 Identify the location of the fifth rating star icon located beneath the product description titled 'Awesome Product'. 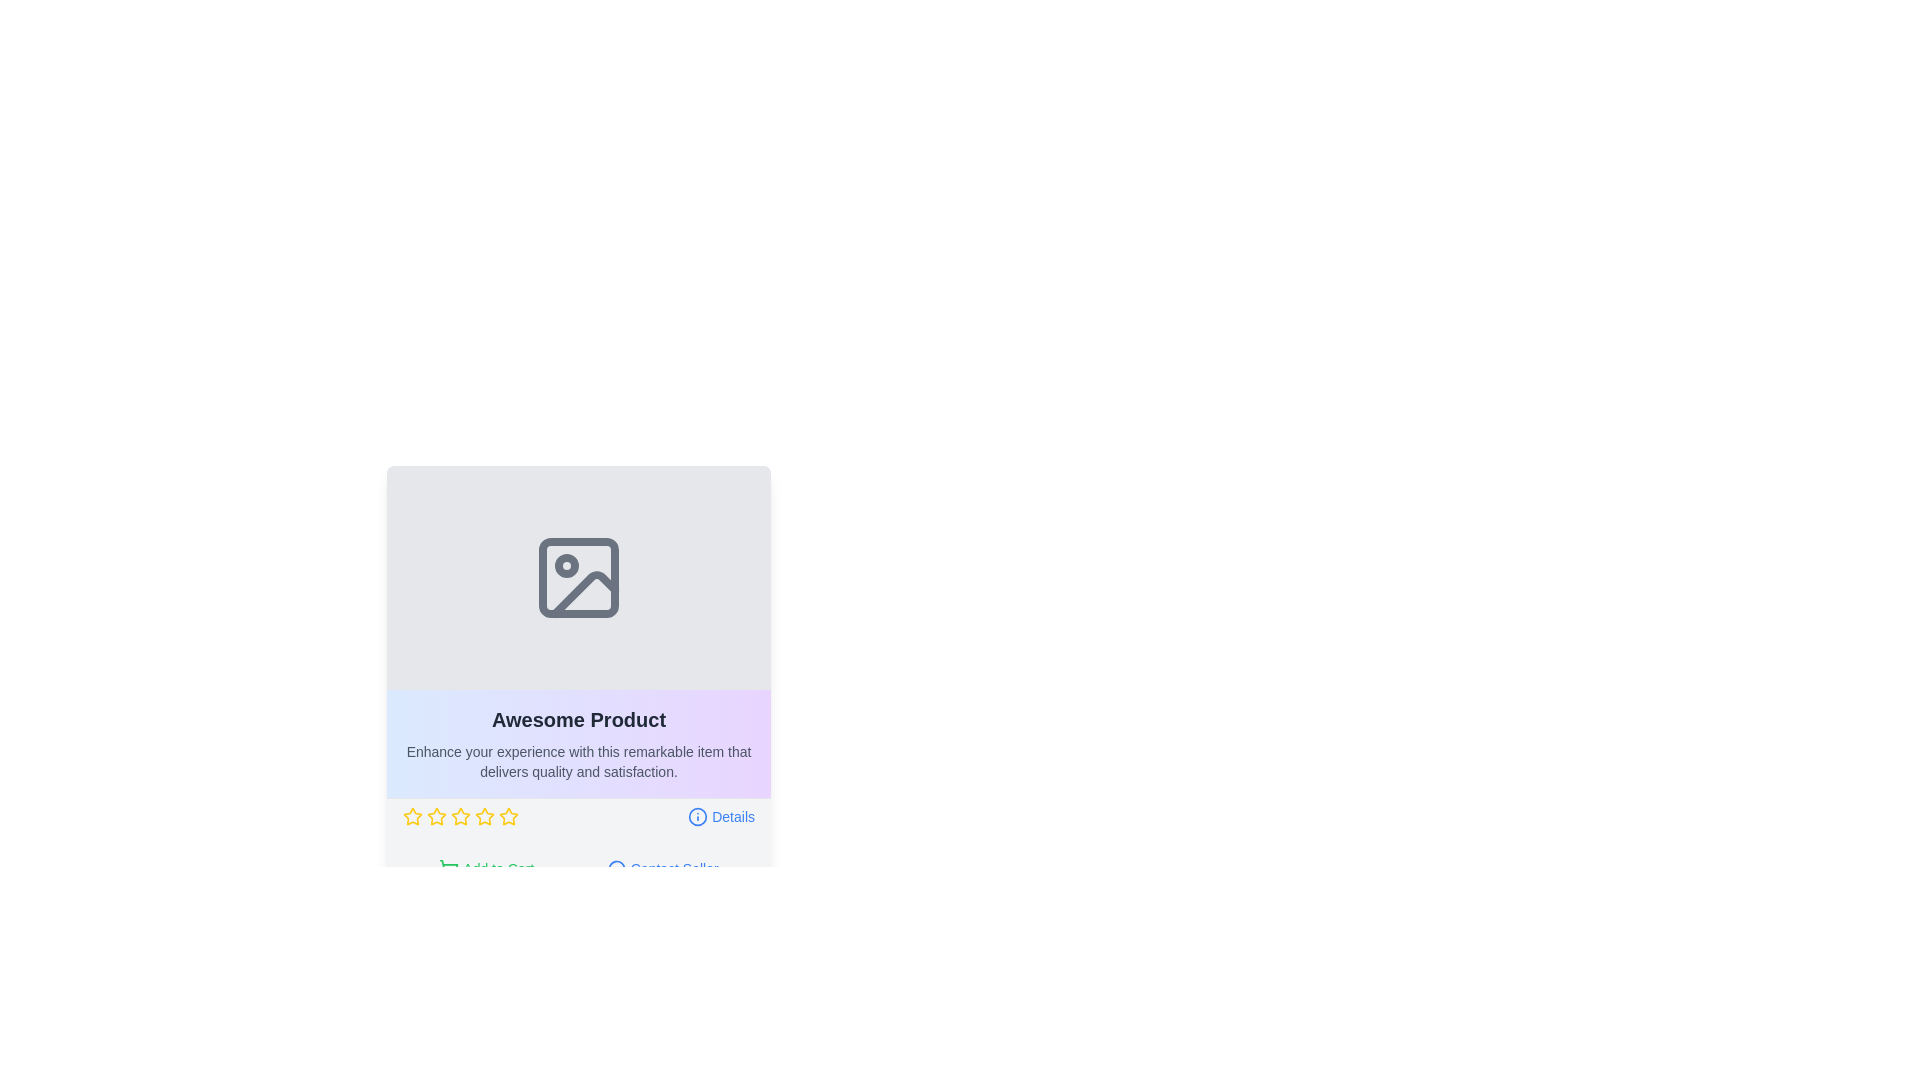
(484, 817).